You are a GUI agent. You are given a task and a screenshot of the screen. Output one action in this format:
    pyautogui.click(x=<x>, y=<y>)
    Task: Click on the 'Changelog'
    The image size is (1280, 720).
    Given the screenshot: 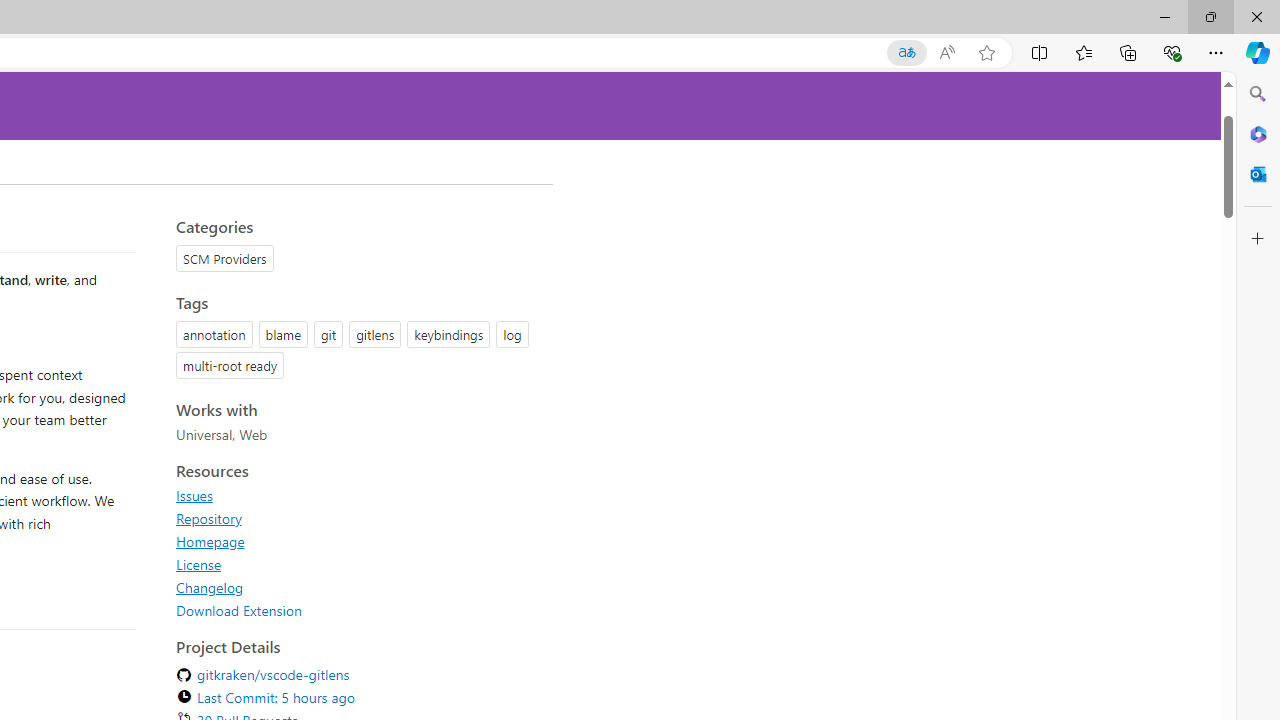 What is the action you would take?
    pyautogui.click(x=210, y=586)
    